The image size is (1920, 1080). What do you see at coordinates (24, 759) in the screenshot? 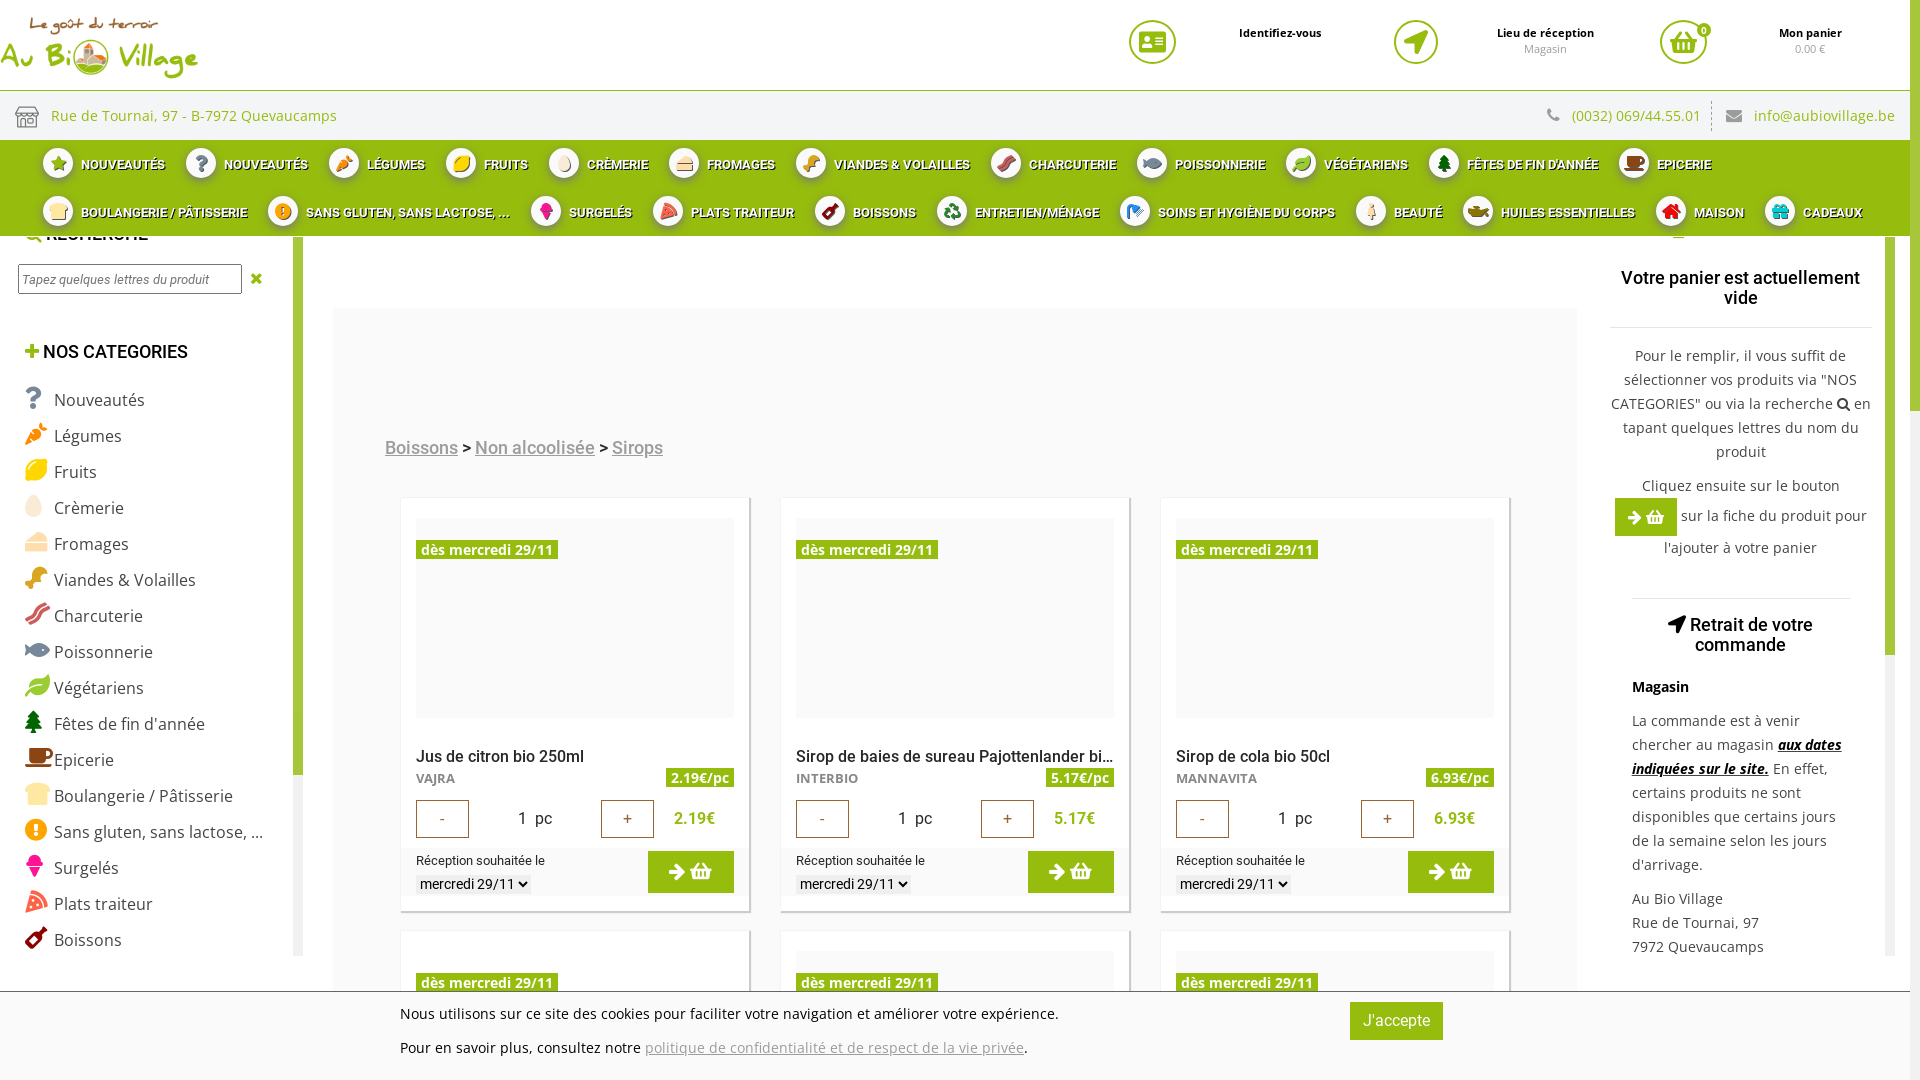
I see `'Epicerie'` at bounding box center [24, 759].